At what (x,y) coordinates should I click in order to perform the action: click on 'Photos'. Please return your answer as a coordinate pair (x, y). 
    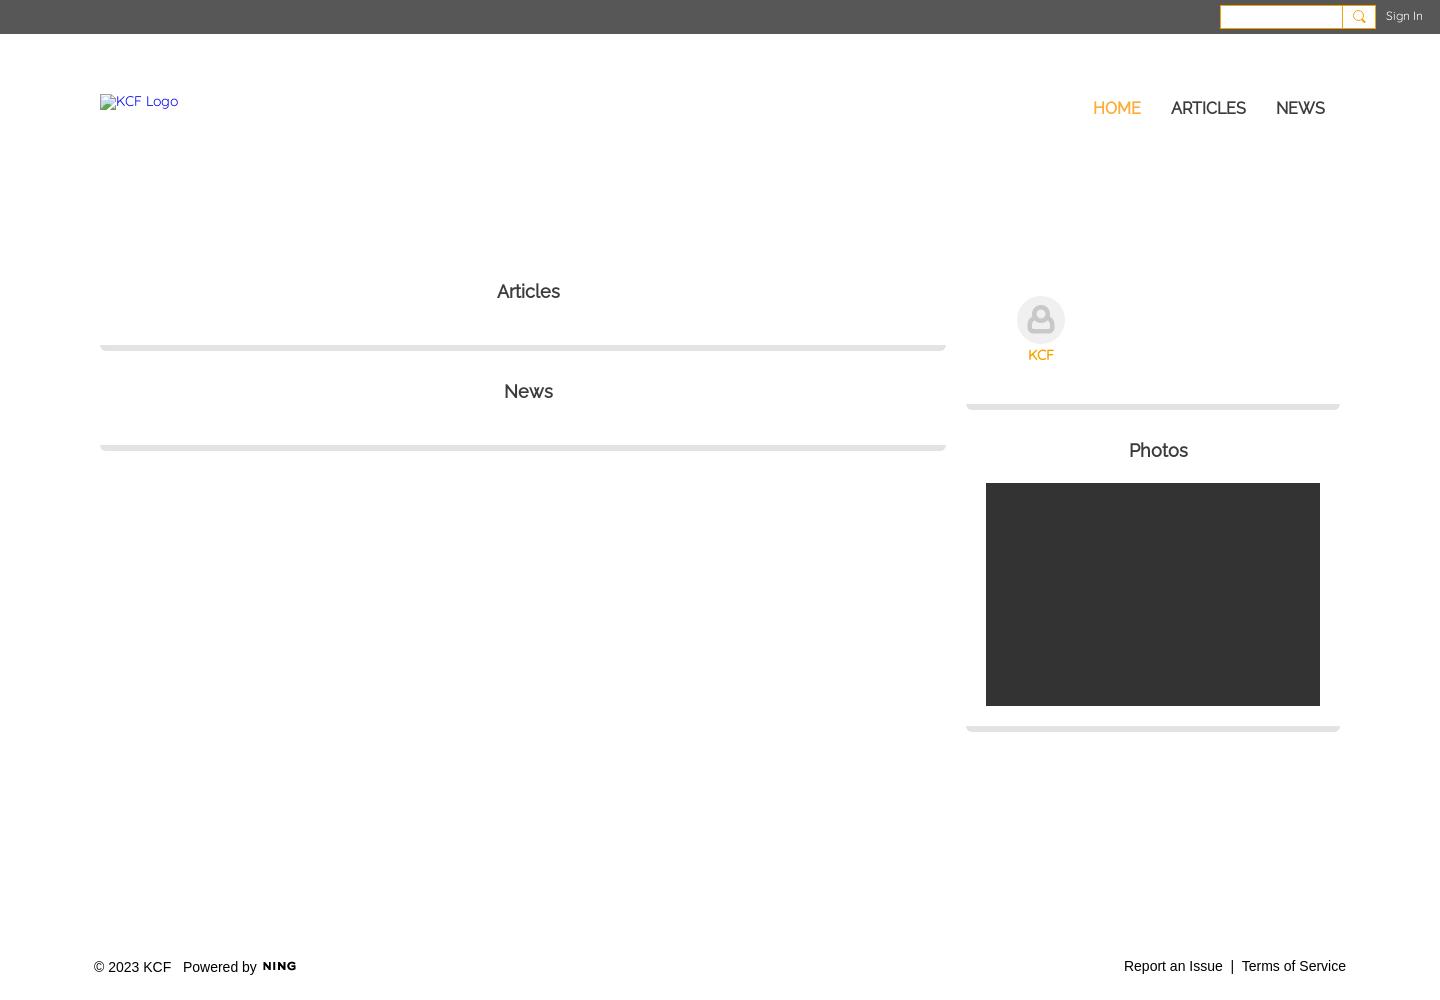
    Looking at the image, I should click on (1157, 448).